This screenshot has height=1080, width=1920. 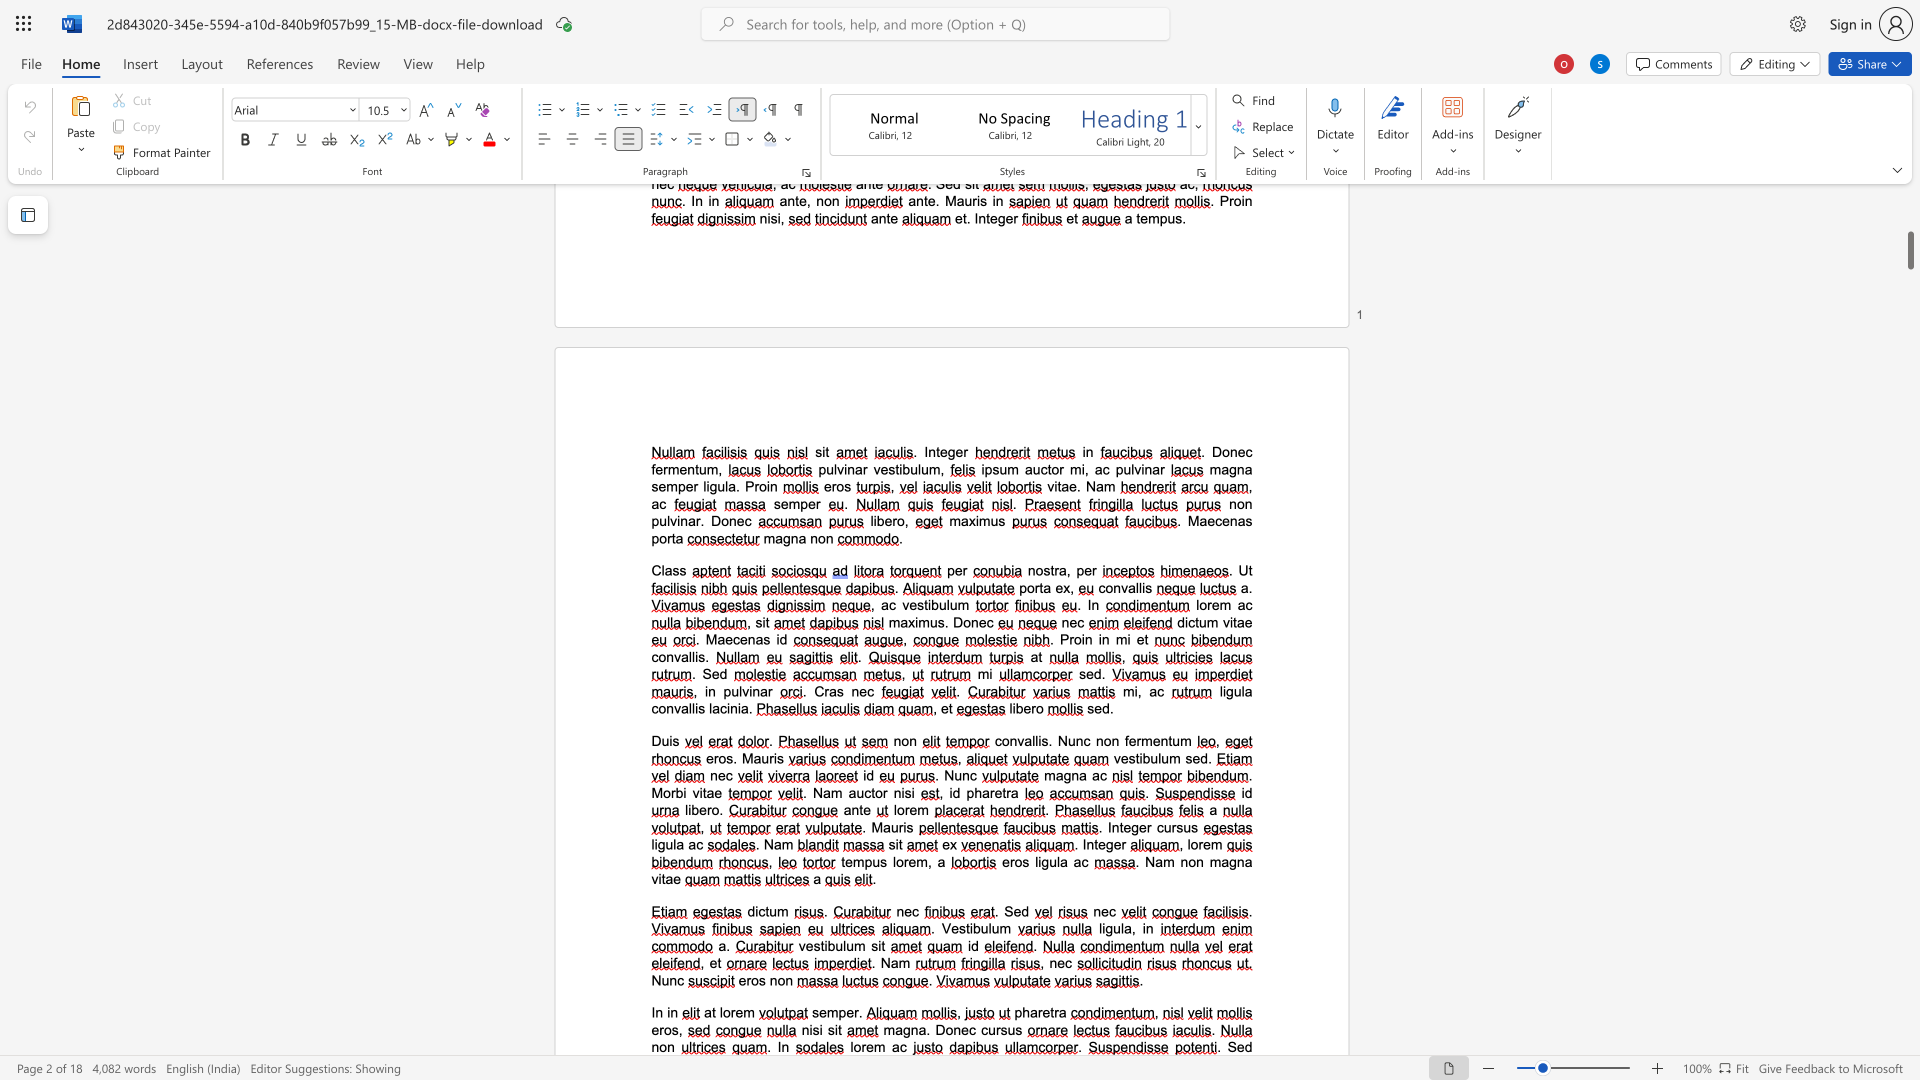 What do you see at coordinates (898, 1046) in the screenshot?
I see `the space between the continuous character "a" and "c" in the text` at bounding box center [898, 1046].